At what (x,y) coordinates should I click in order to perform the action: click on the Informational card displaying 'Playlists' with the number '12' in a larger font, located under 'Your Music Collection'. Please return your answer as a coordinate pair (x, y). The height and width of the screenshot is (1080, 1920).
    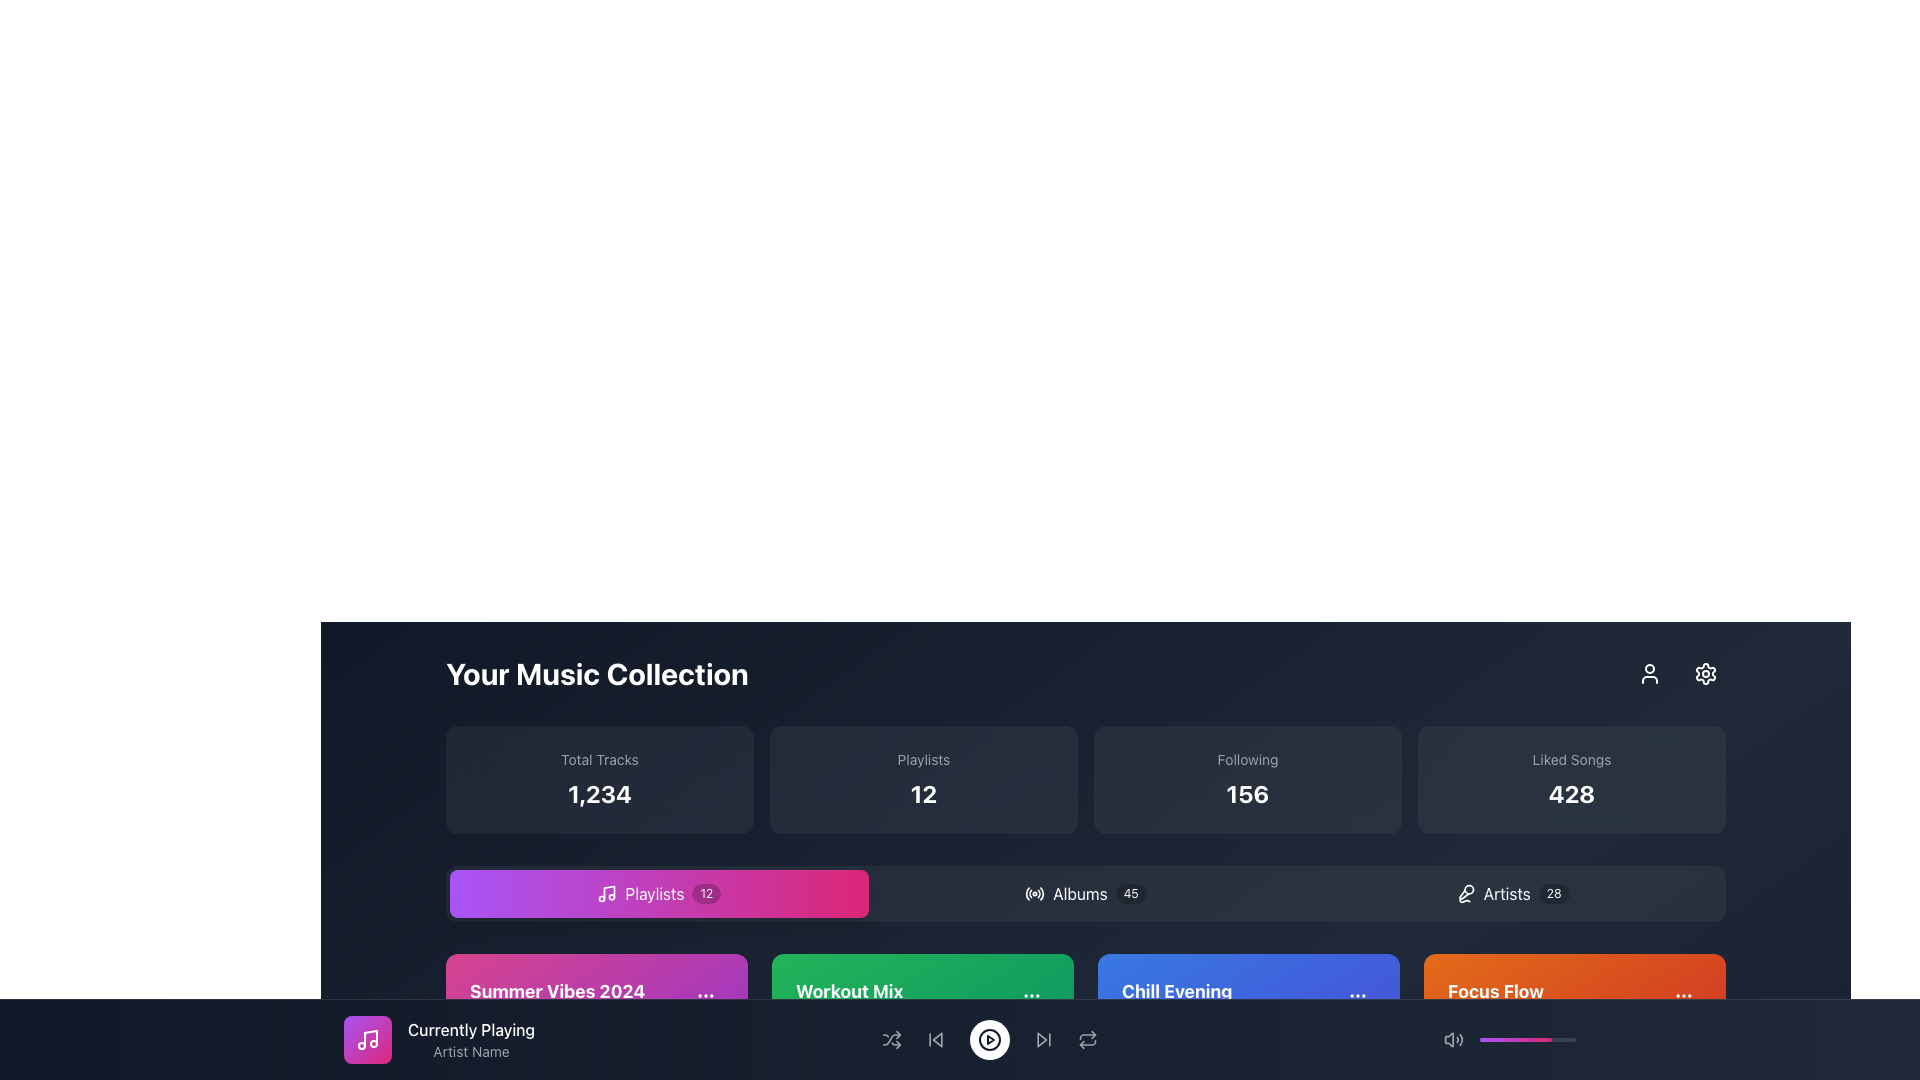
    Looking at the image, I should click on (923, 778).